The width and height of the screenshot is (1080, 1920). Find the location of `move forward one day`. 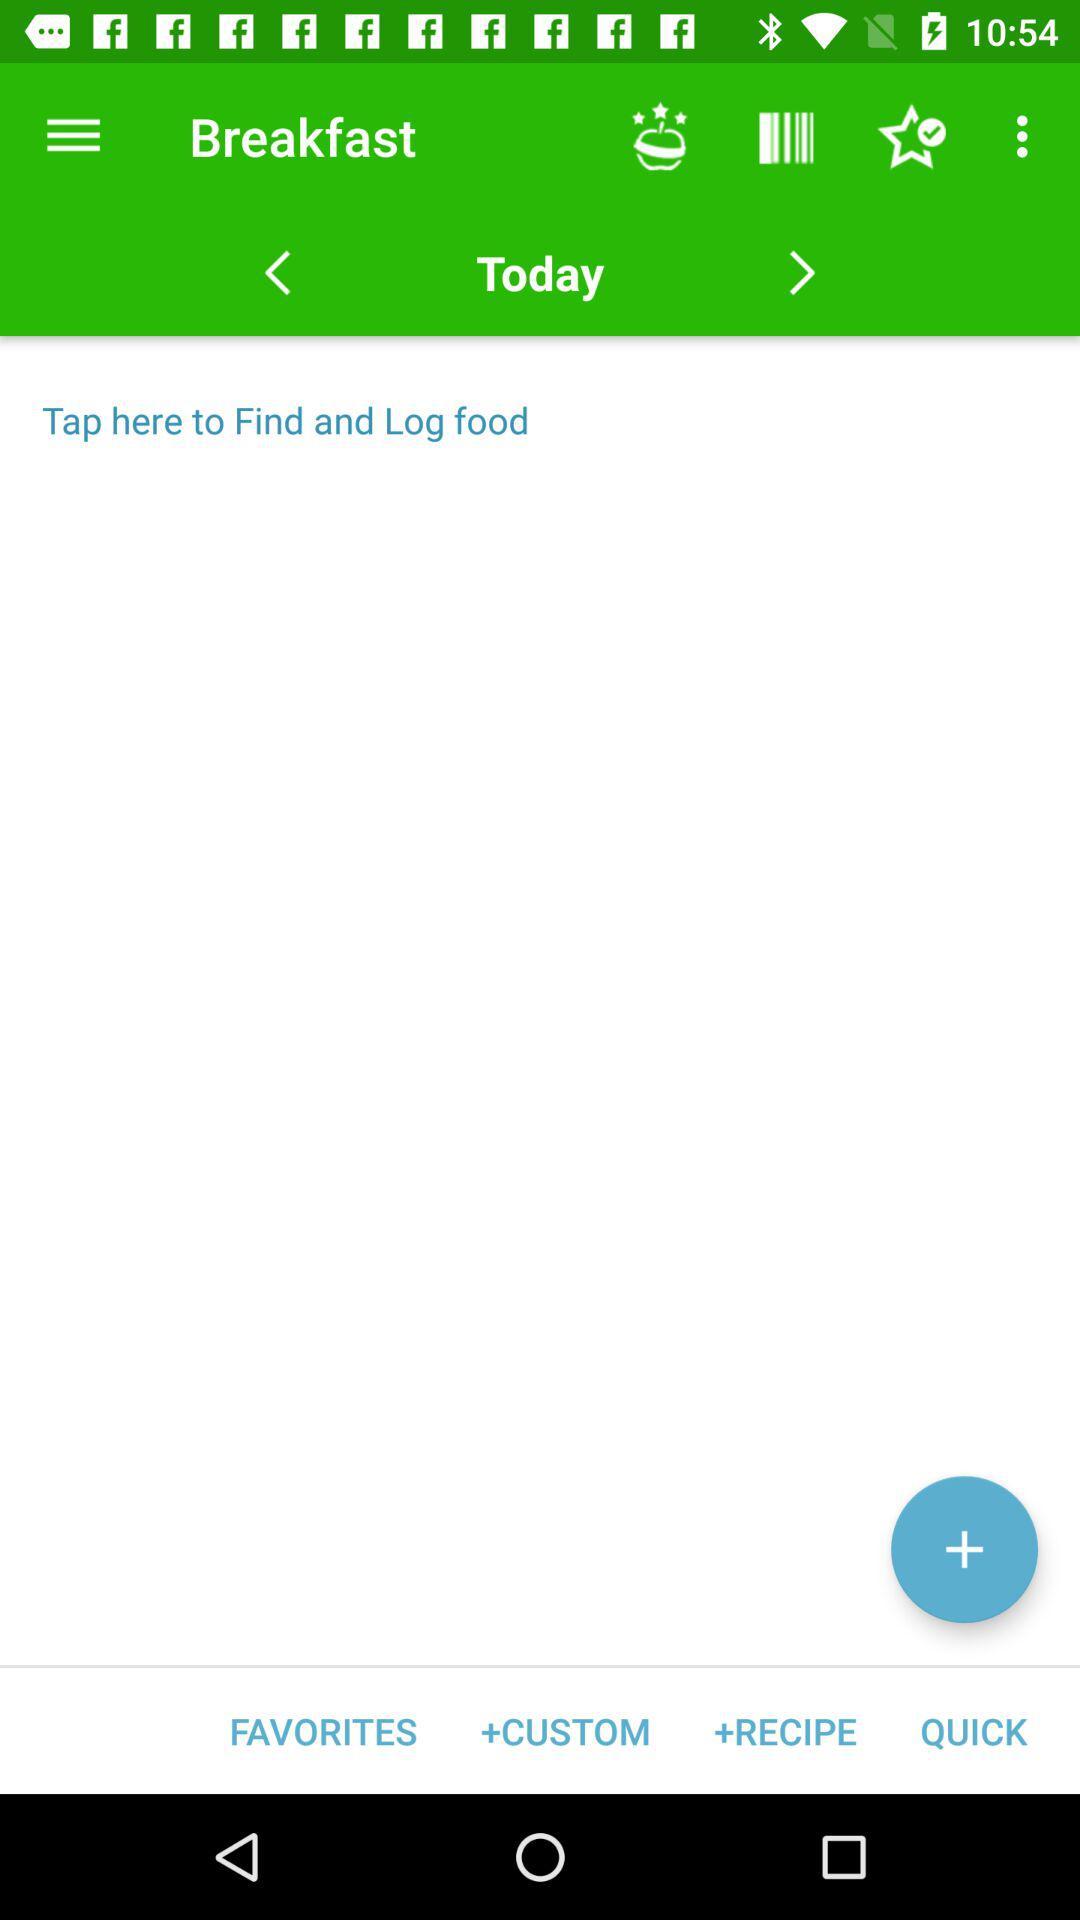

move forward one day is located at coordinates (801, 272).